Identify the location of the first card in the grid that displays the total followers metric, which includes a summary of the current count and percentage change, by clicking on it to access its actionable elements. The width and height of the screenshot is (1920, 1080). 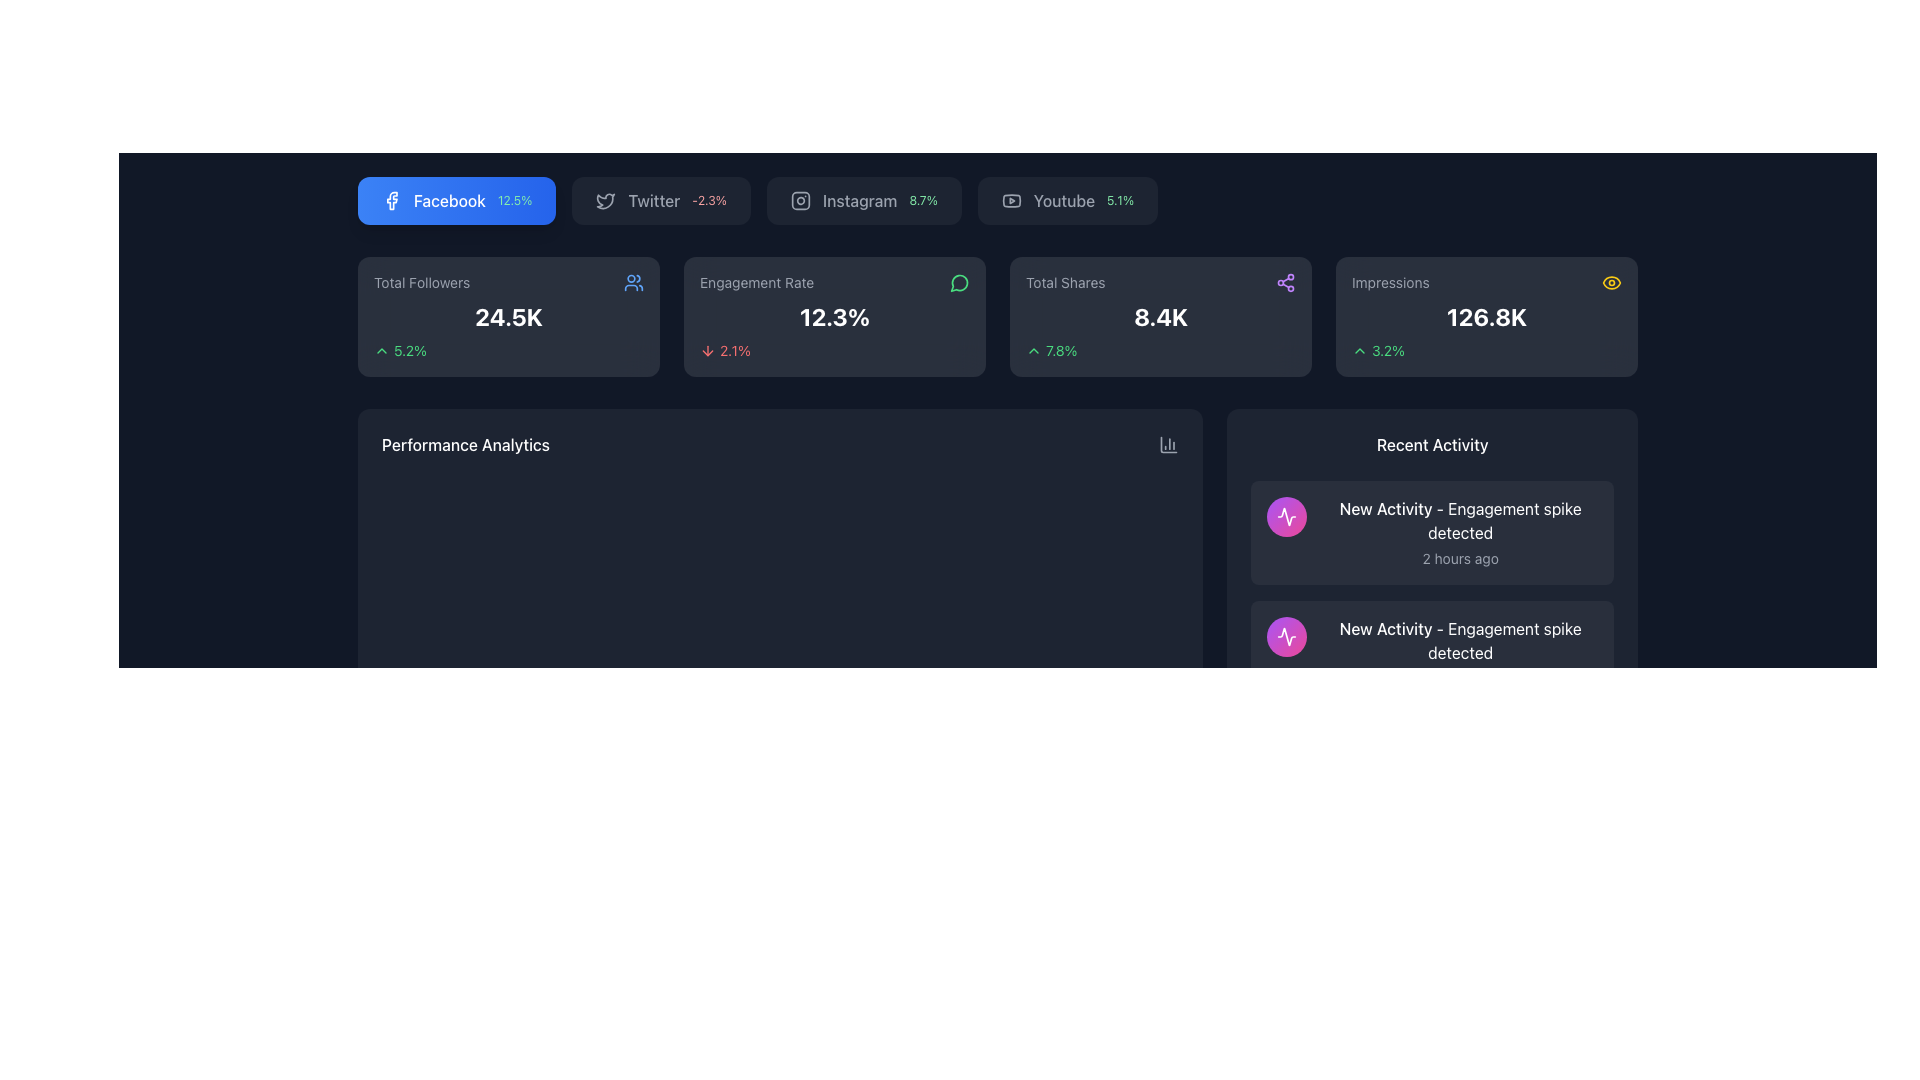
(508, 315).